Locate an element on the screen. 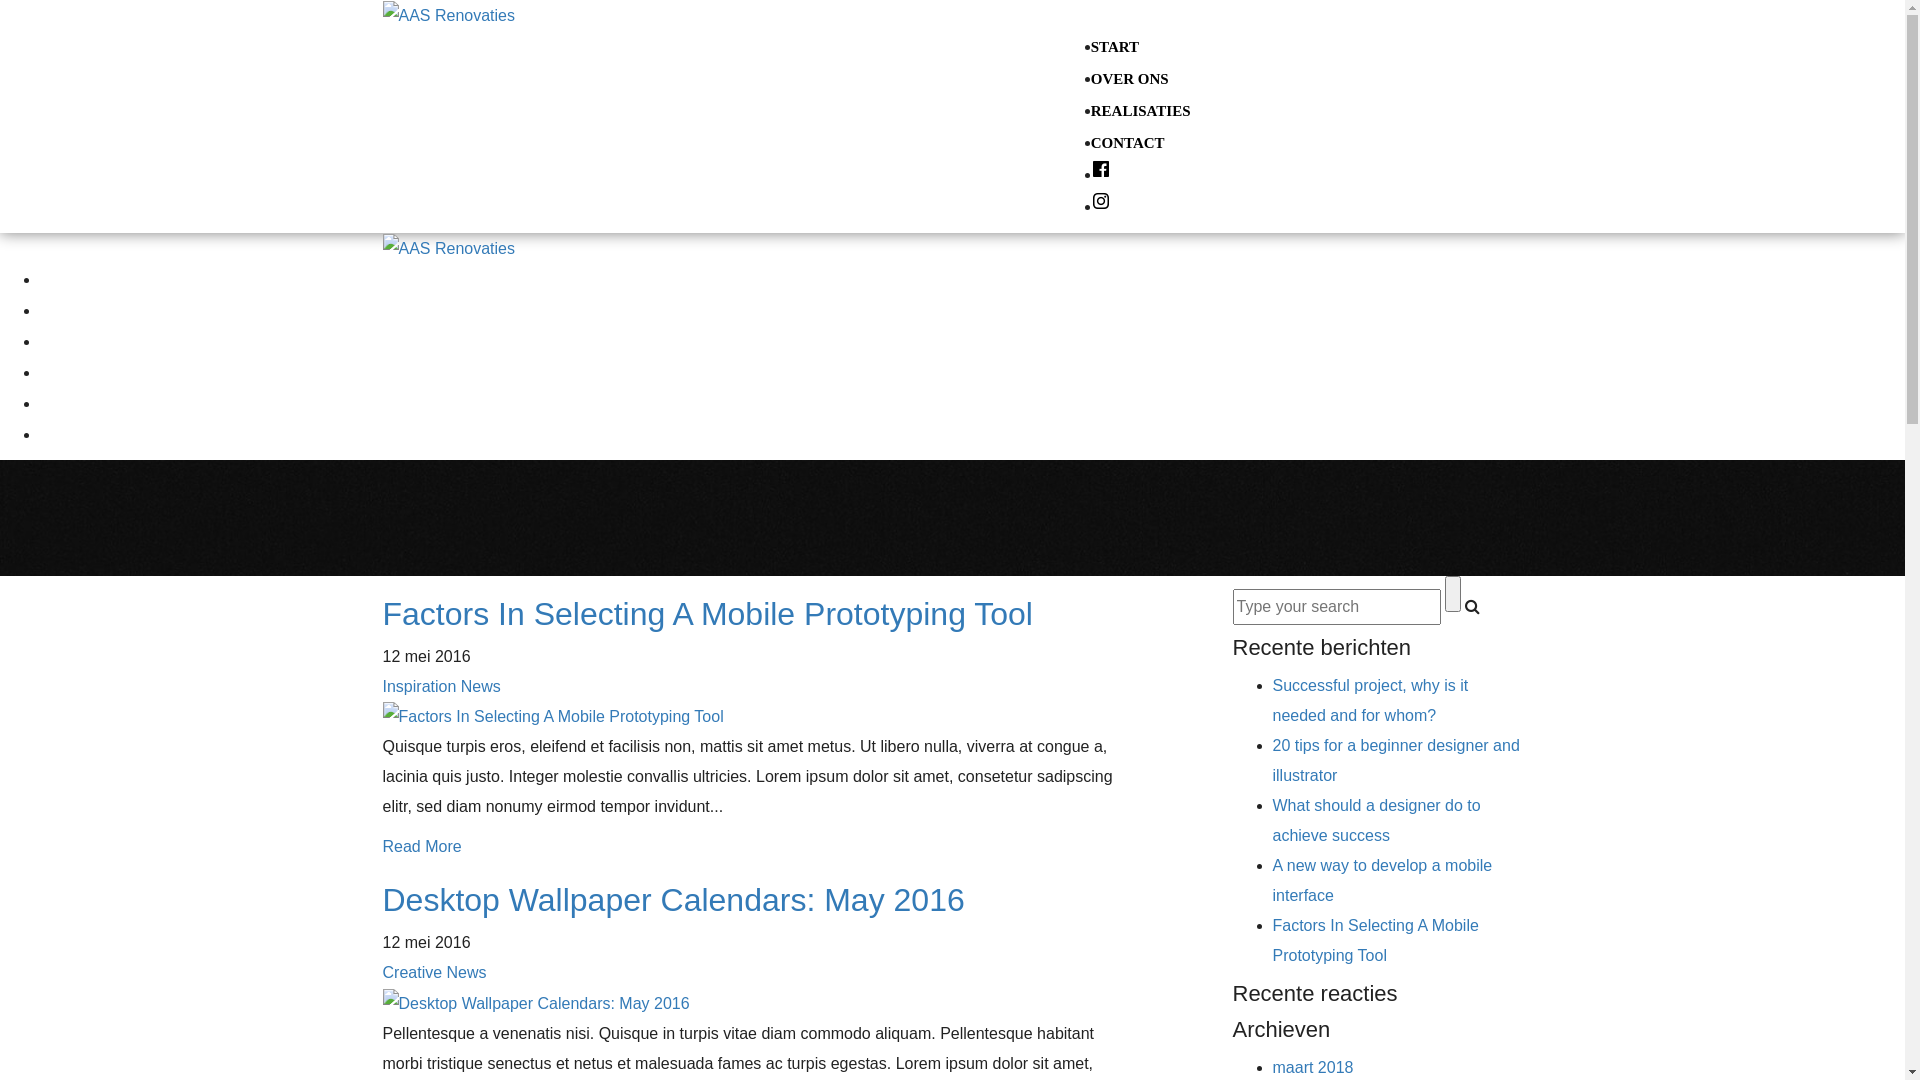  'OVER ONS' is located at coordinates (1089, 77).